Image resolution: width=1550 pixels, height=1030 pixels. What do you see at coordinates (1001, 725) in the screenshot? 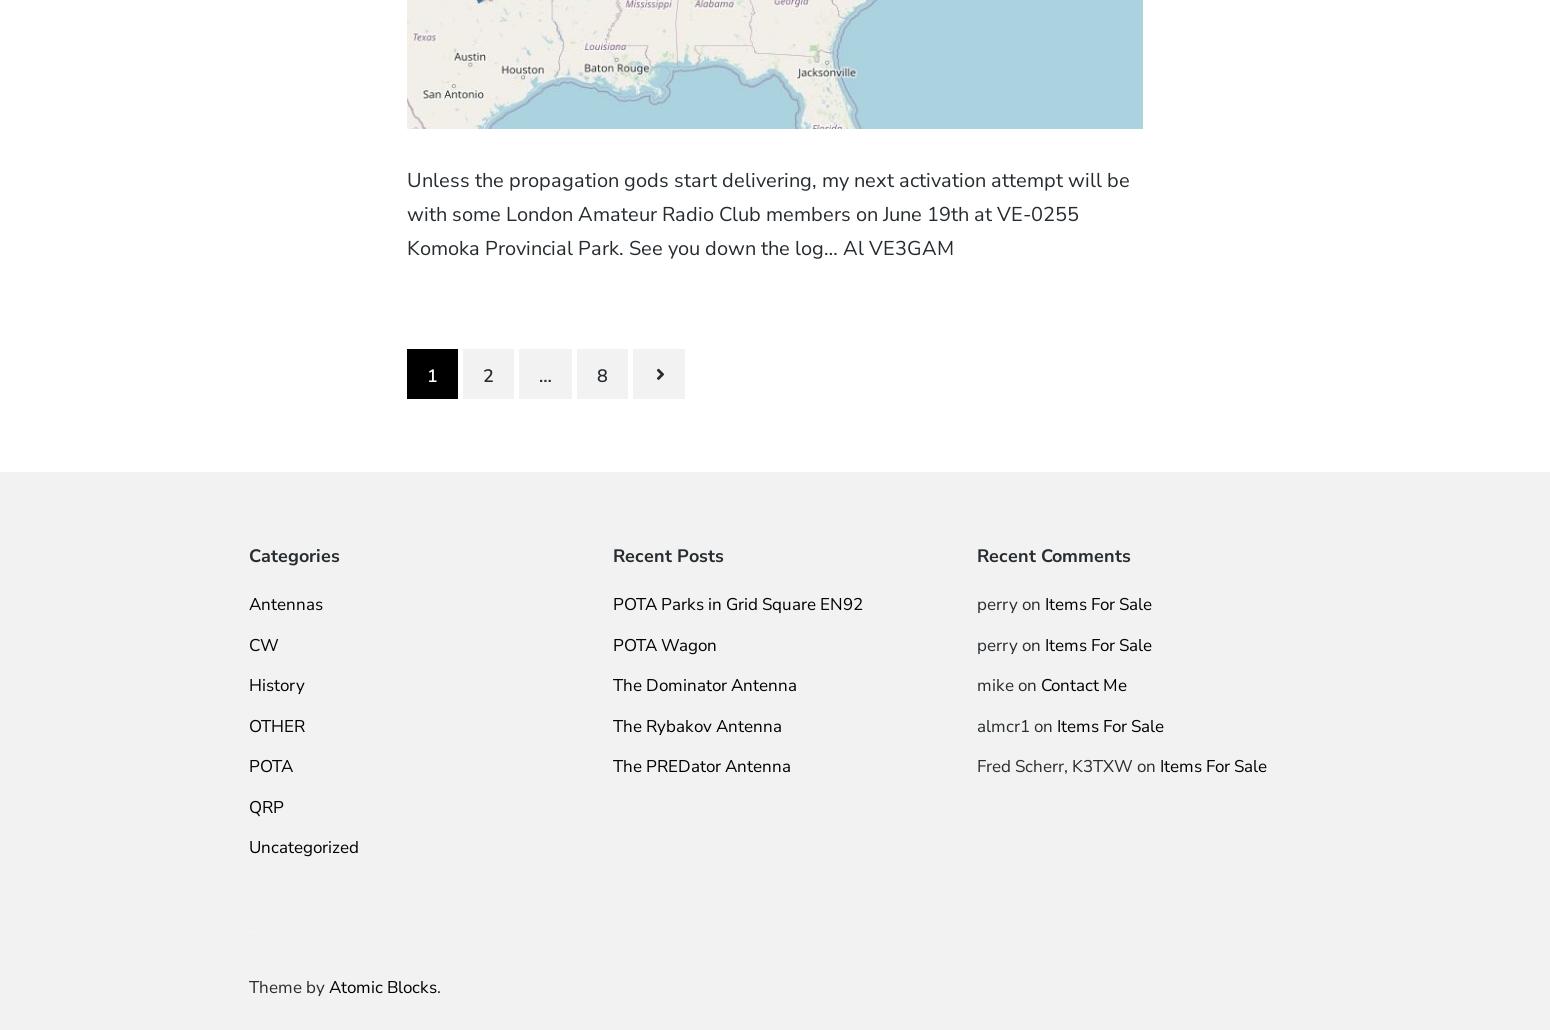
I see `'almcr1'` at bounding box center [1001, 725].